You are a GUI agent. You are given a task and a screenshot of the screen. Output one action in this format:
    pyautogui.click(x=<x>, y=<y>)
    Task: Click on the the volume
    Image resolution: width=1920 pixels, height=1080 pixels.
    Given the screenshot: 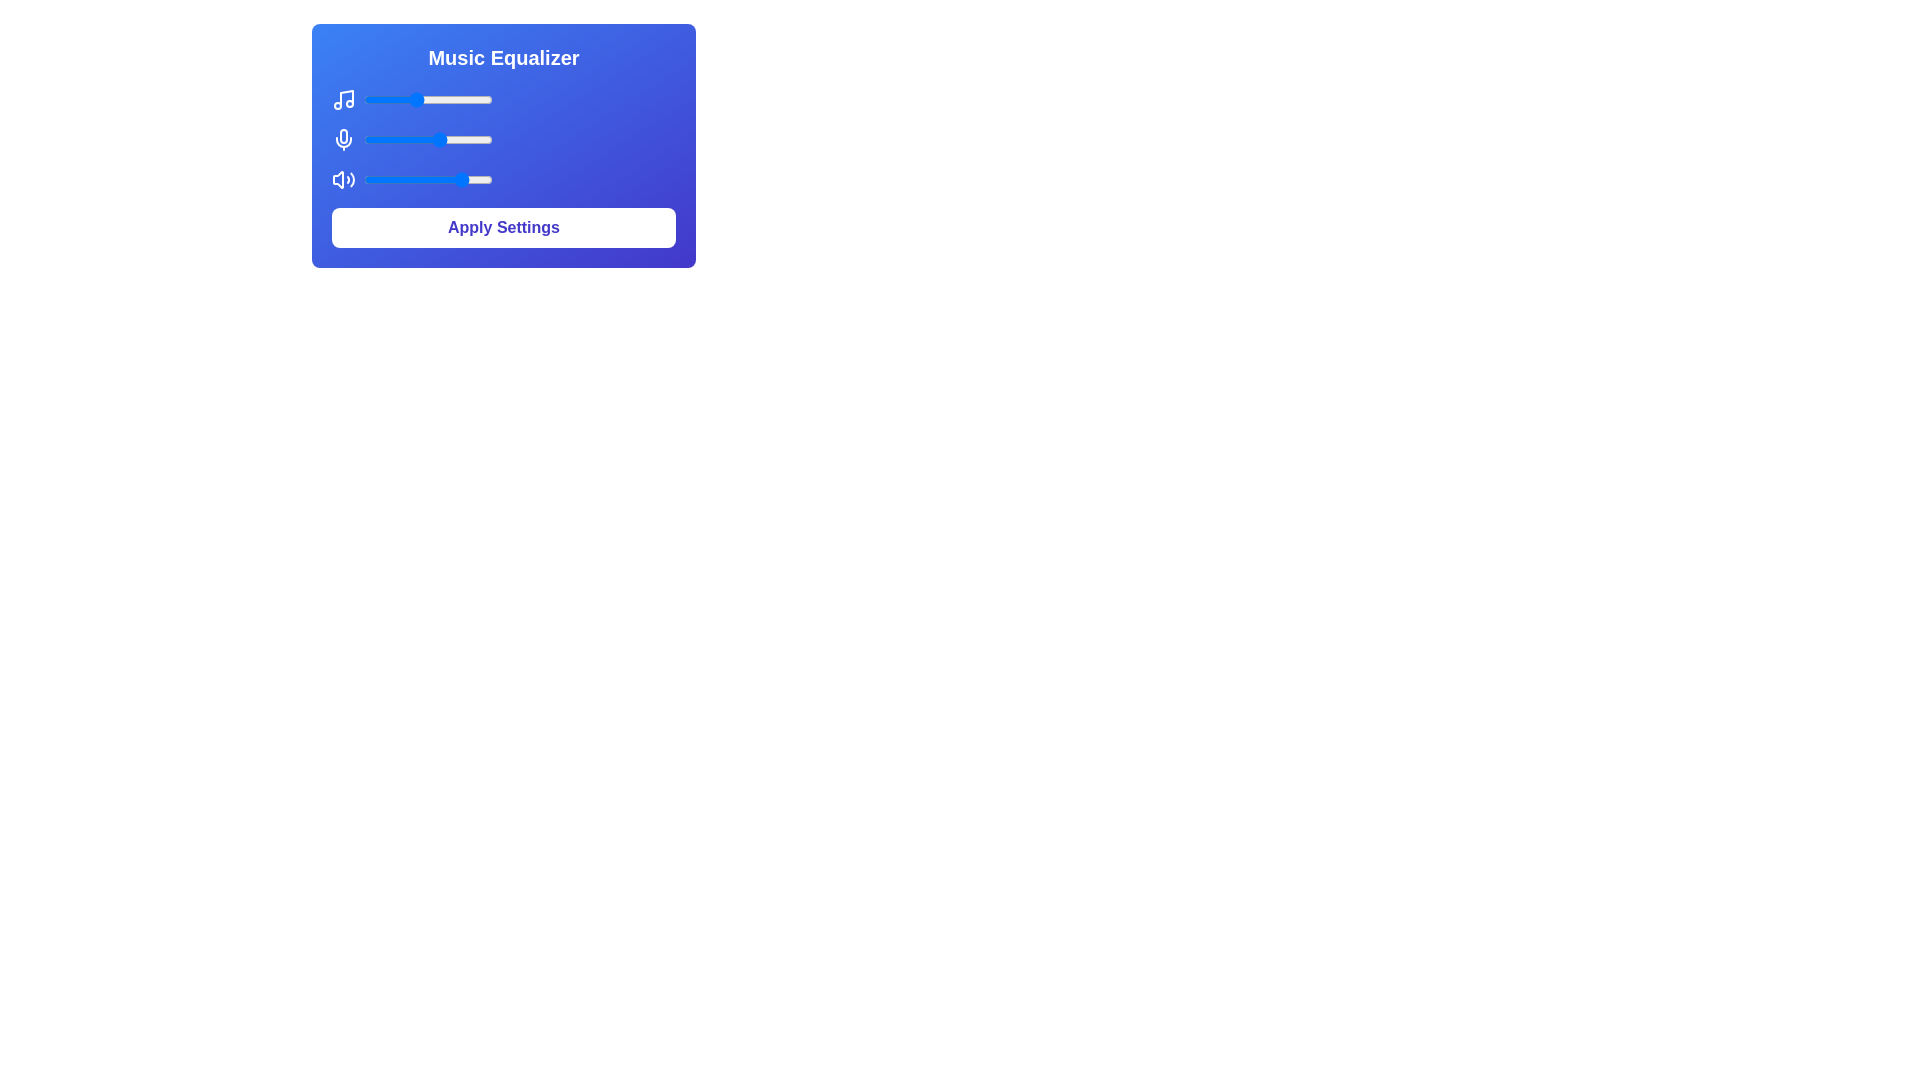 What is the action you would take?
    pyautogui.click(x=432, y=180)
    